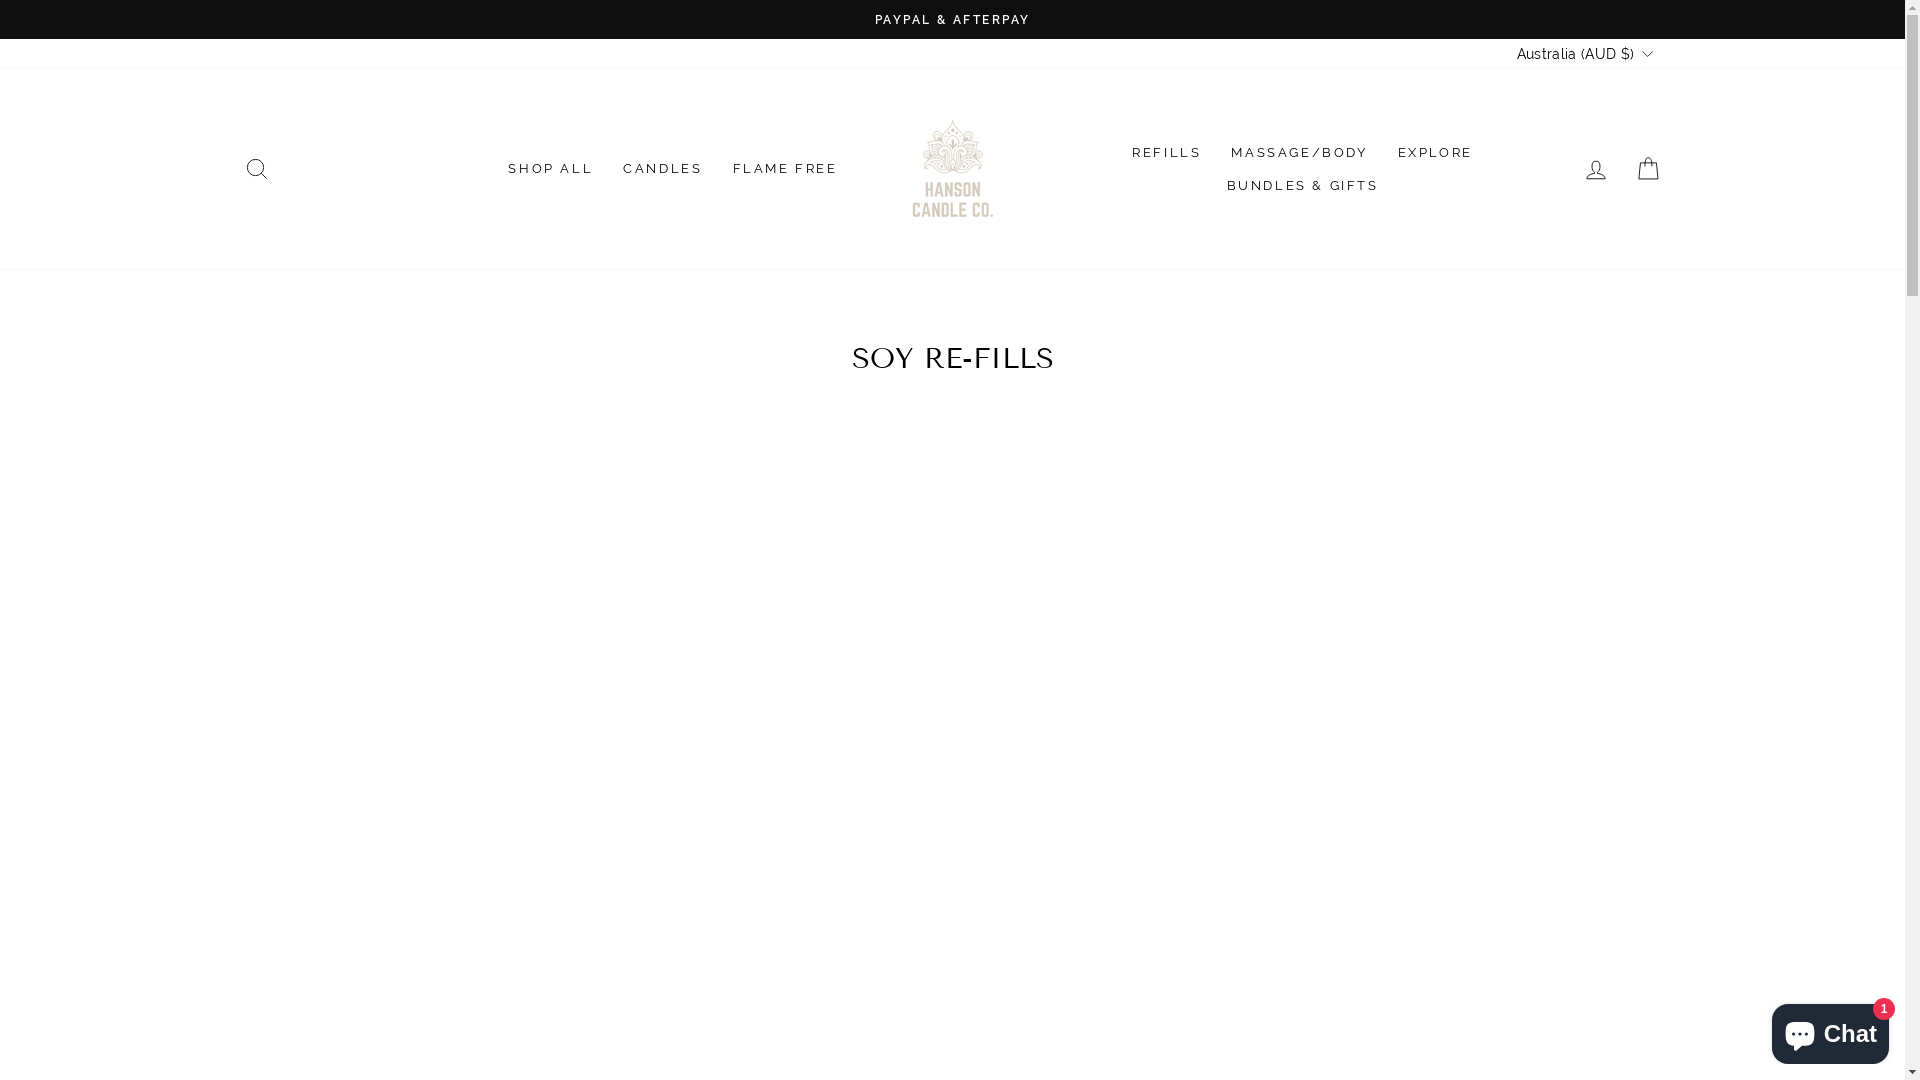 The height and width of the screenshot is (1080, 1920). I want to click on 'MASSAGE/BODY', so click(1299, 151).